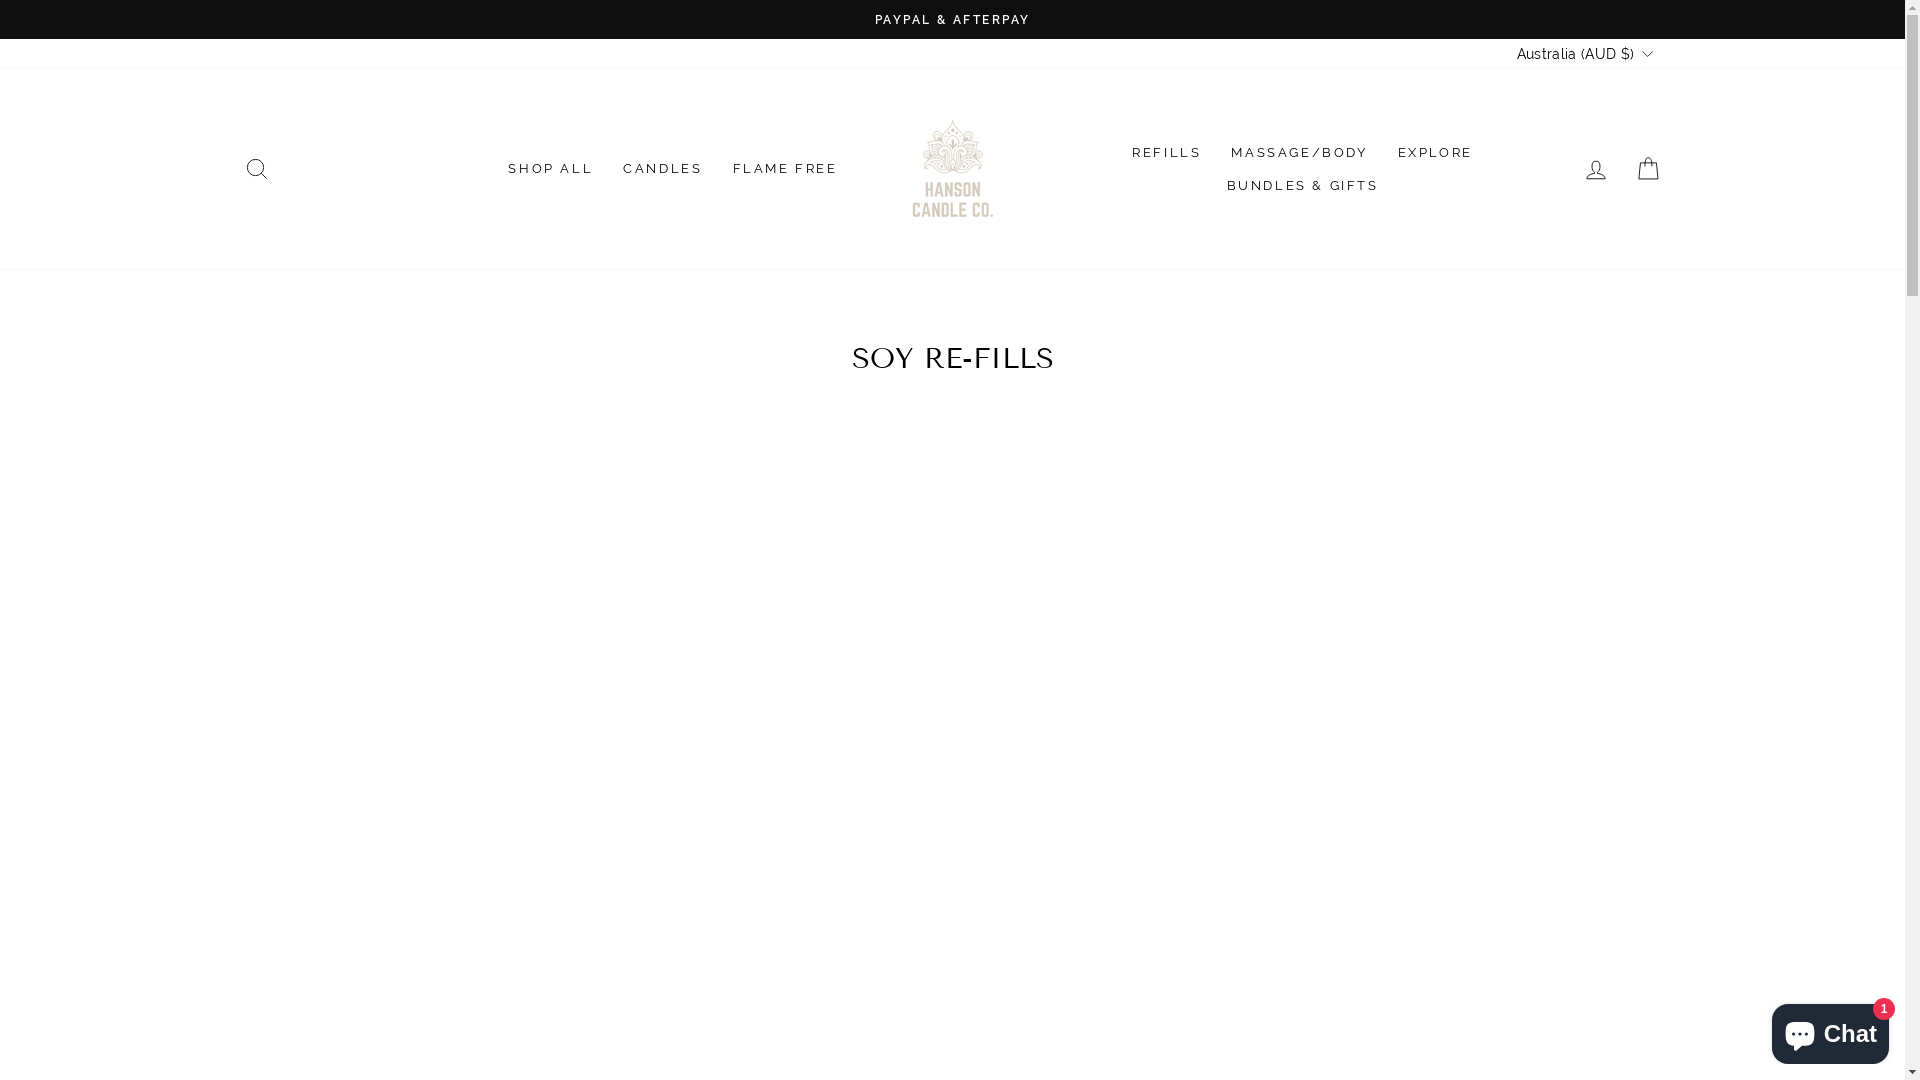 The height and width of the screenshot is (1080, 1920). I want to click on 'MASSAGE/BODY', so click(1299, 151).